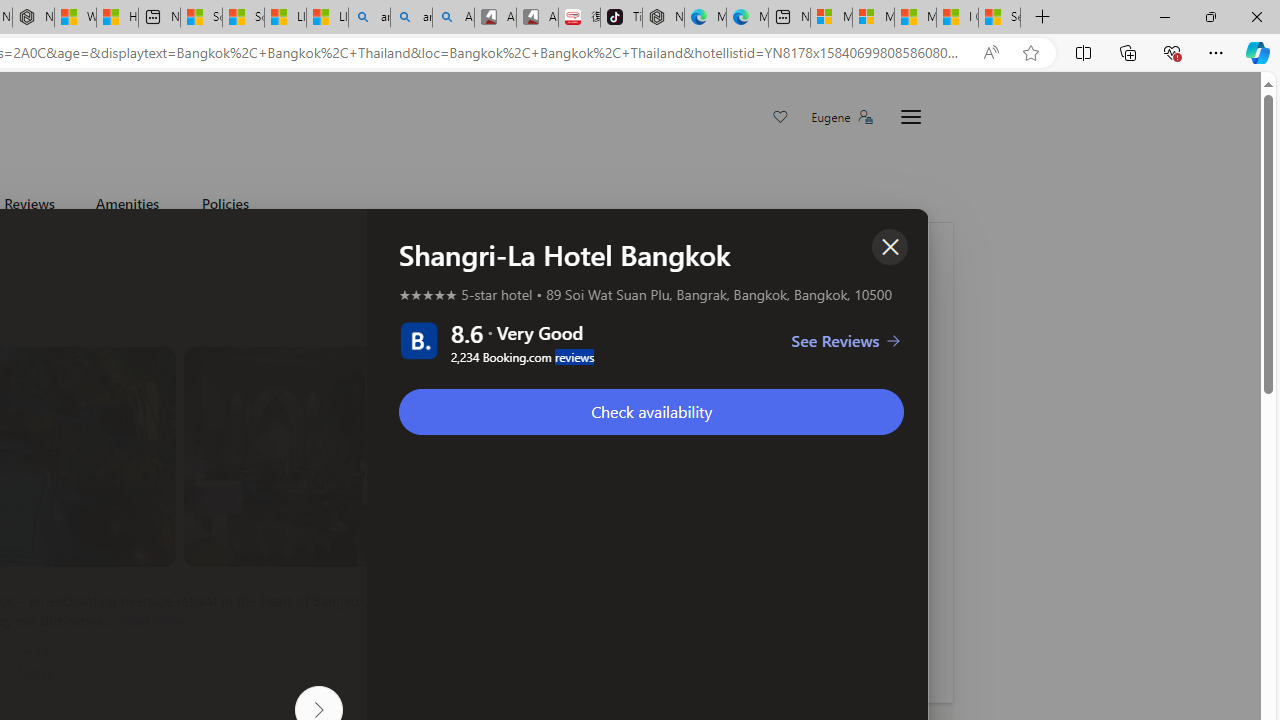  I want to click on 'Huge shark washes ashore at New York City beach | Watch', so click(116, 17).